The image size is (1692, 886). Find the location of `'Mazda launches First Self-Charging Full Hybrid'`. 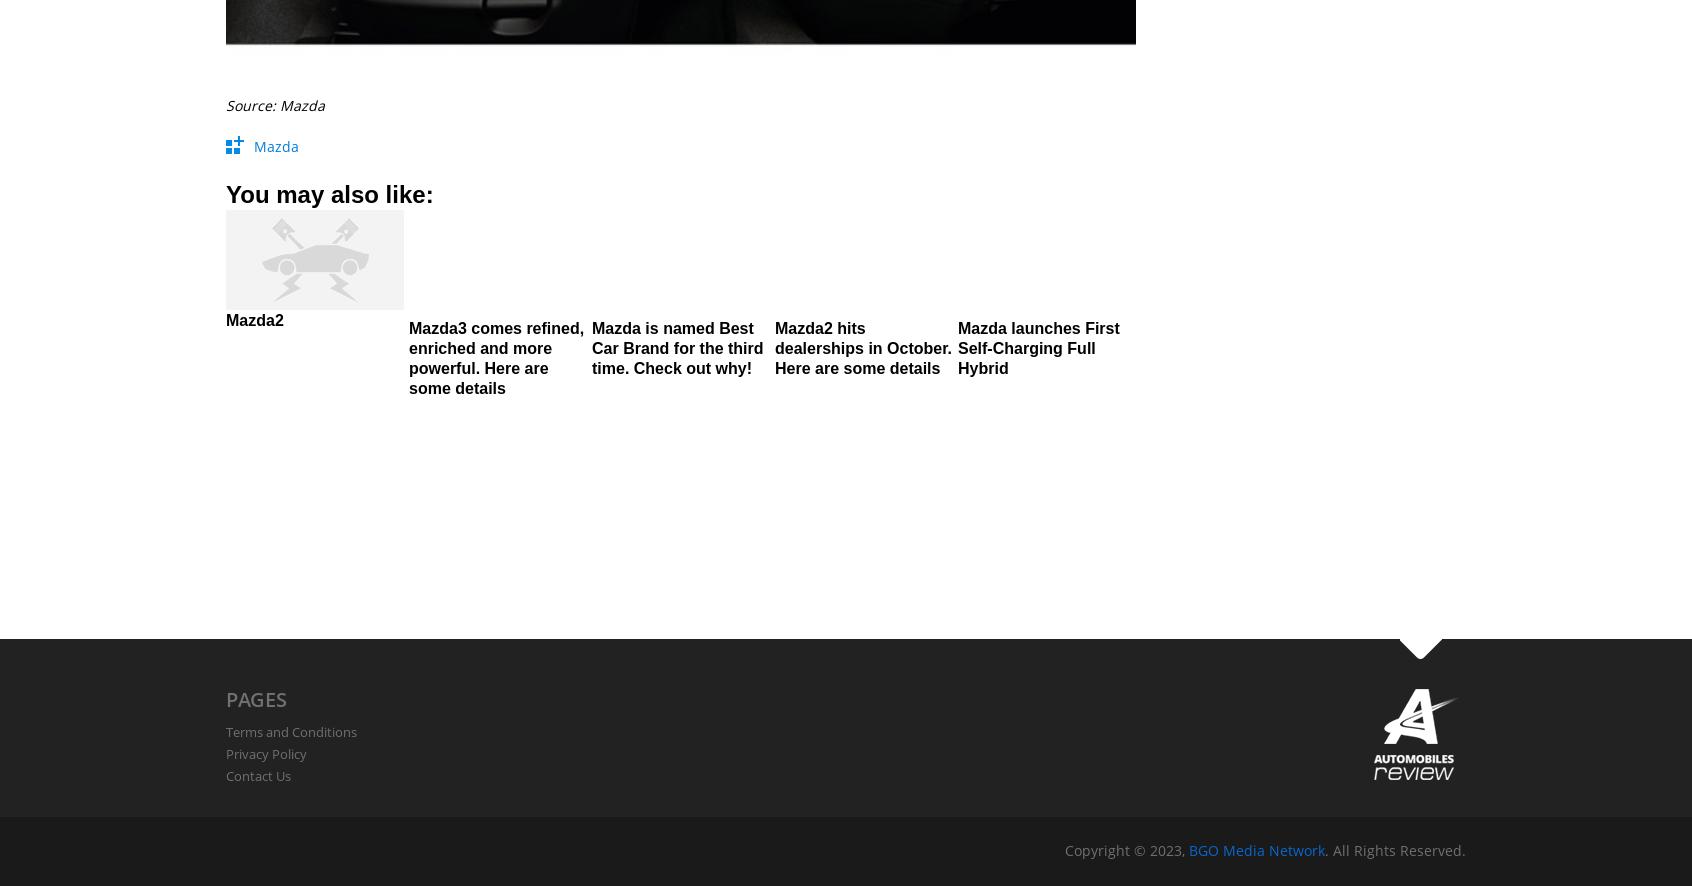

'Mazda launches First Self-Charging Full Hybrid' is located at coordinates (1037, 346).